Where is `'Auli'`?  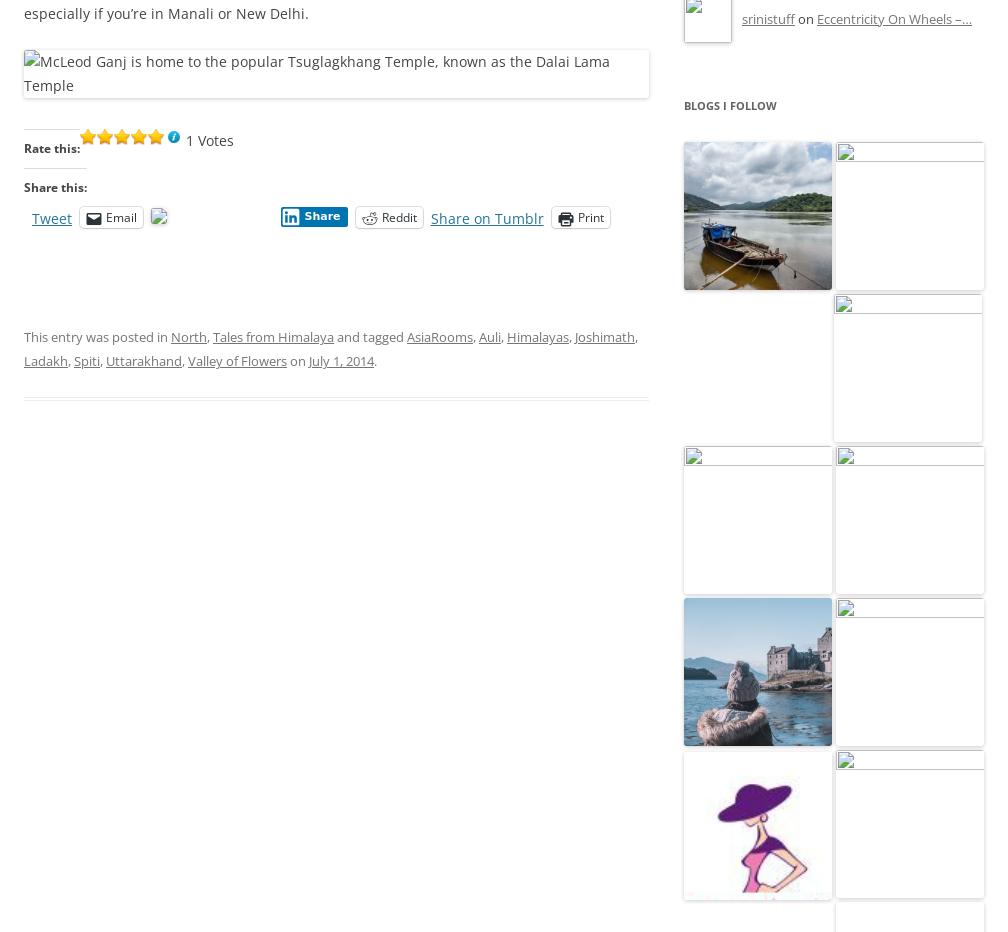
'Auli' is located at coordinates (479, 337).